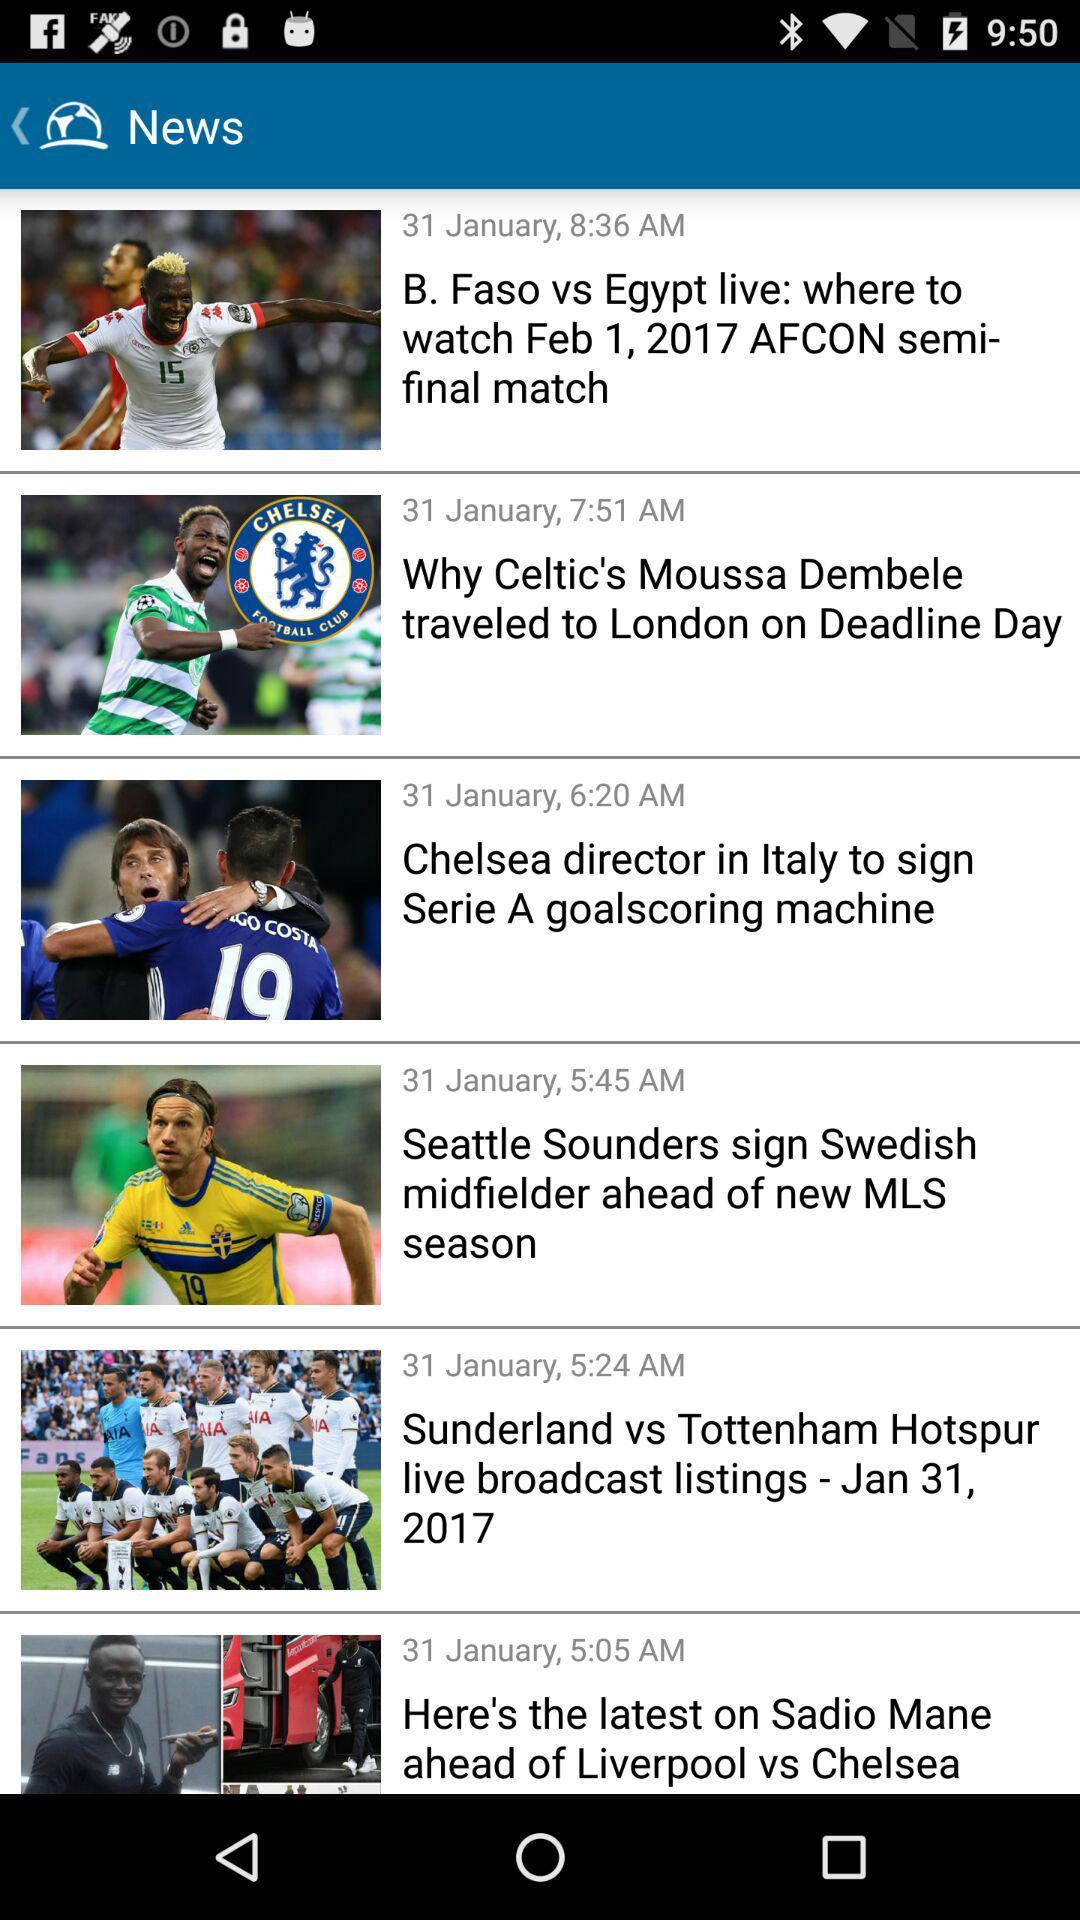 This screenshot has height=1920, width=1080. I want to click on sunderland vs tottenham icon, so click(734, 1476).